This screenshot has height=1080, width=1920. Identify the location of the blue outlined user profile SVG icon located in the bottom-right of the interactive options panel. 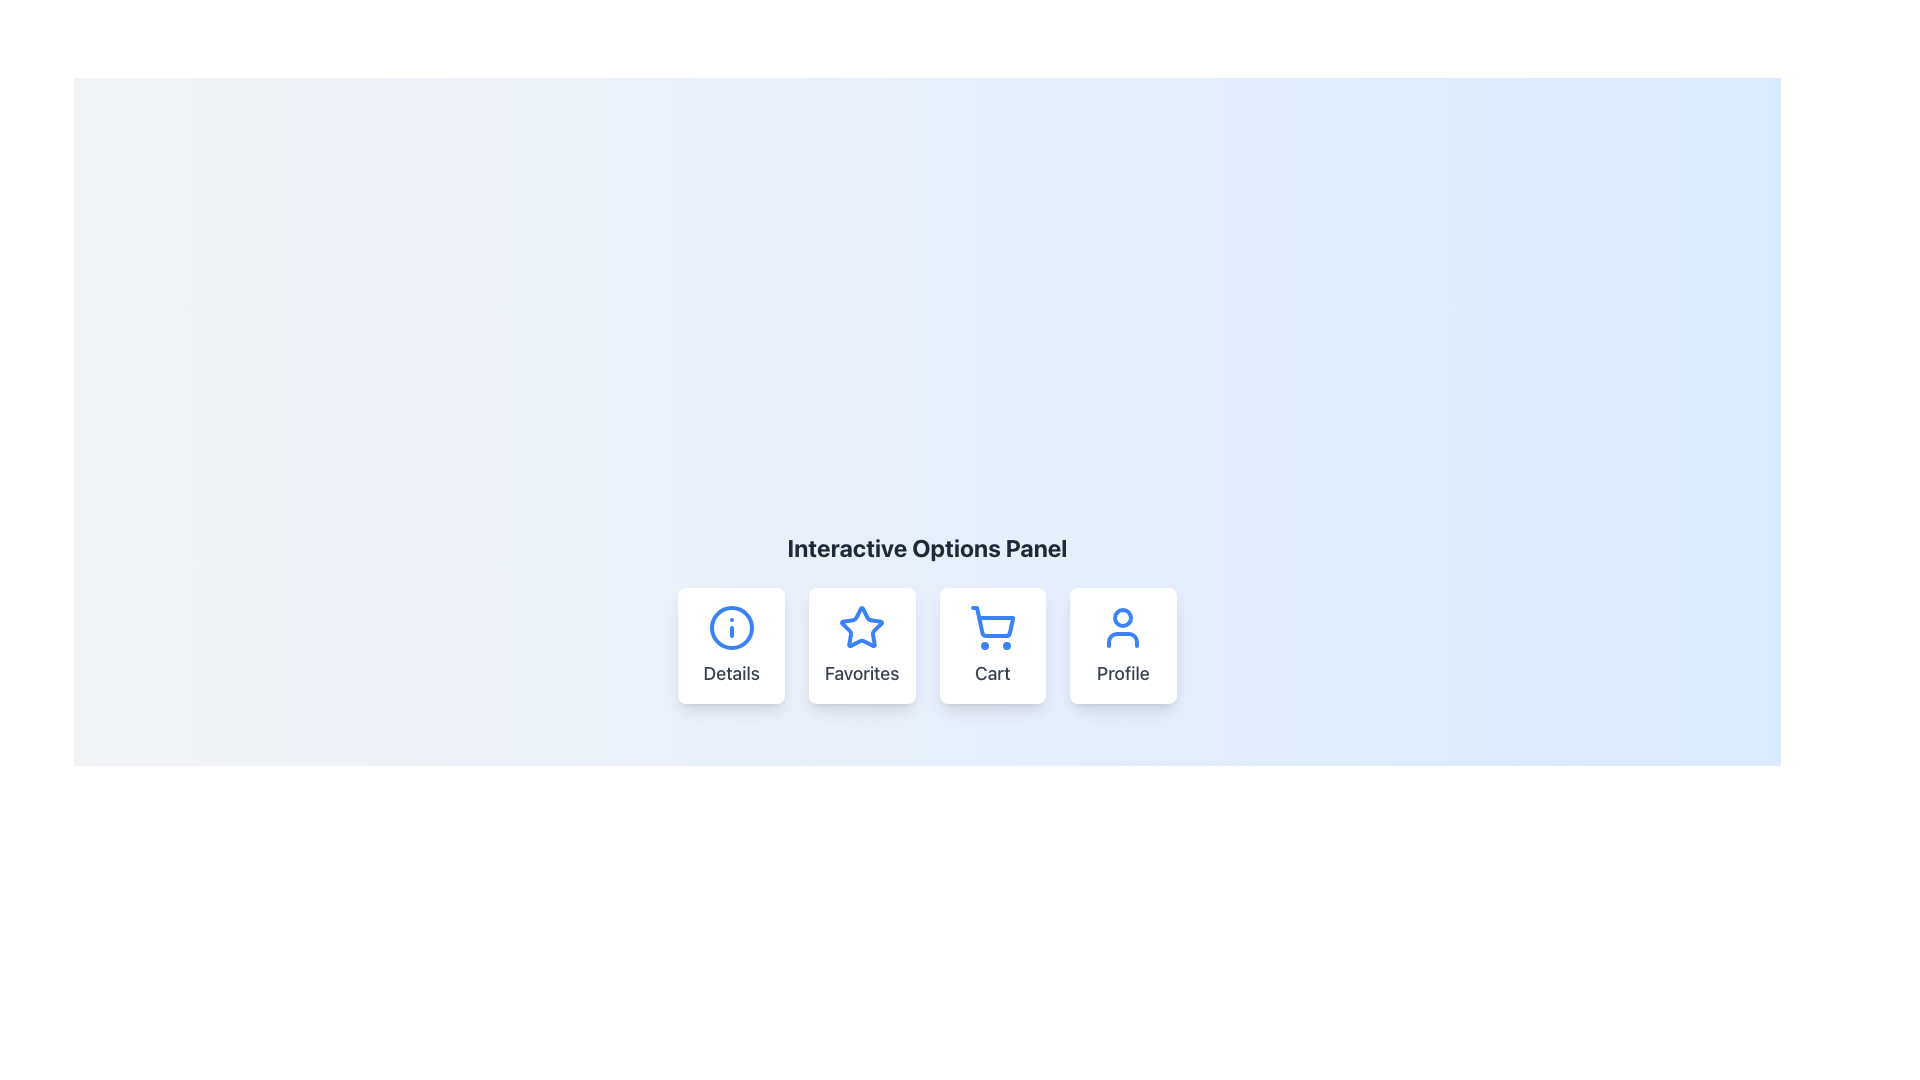
(1123, 627).